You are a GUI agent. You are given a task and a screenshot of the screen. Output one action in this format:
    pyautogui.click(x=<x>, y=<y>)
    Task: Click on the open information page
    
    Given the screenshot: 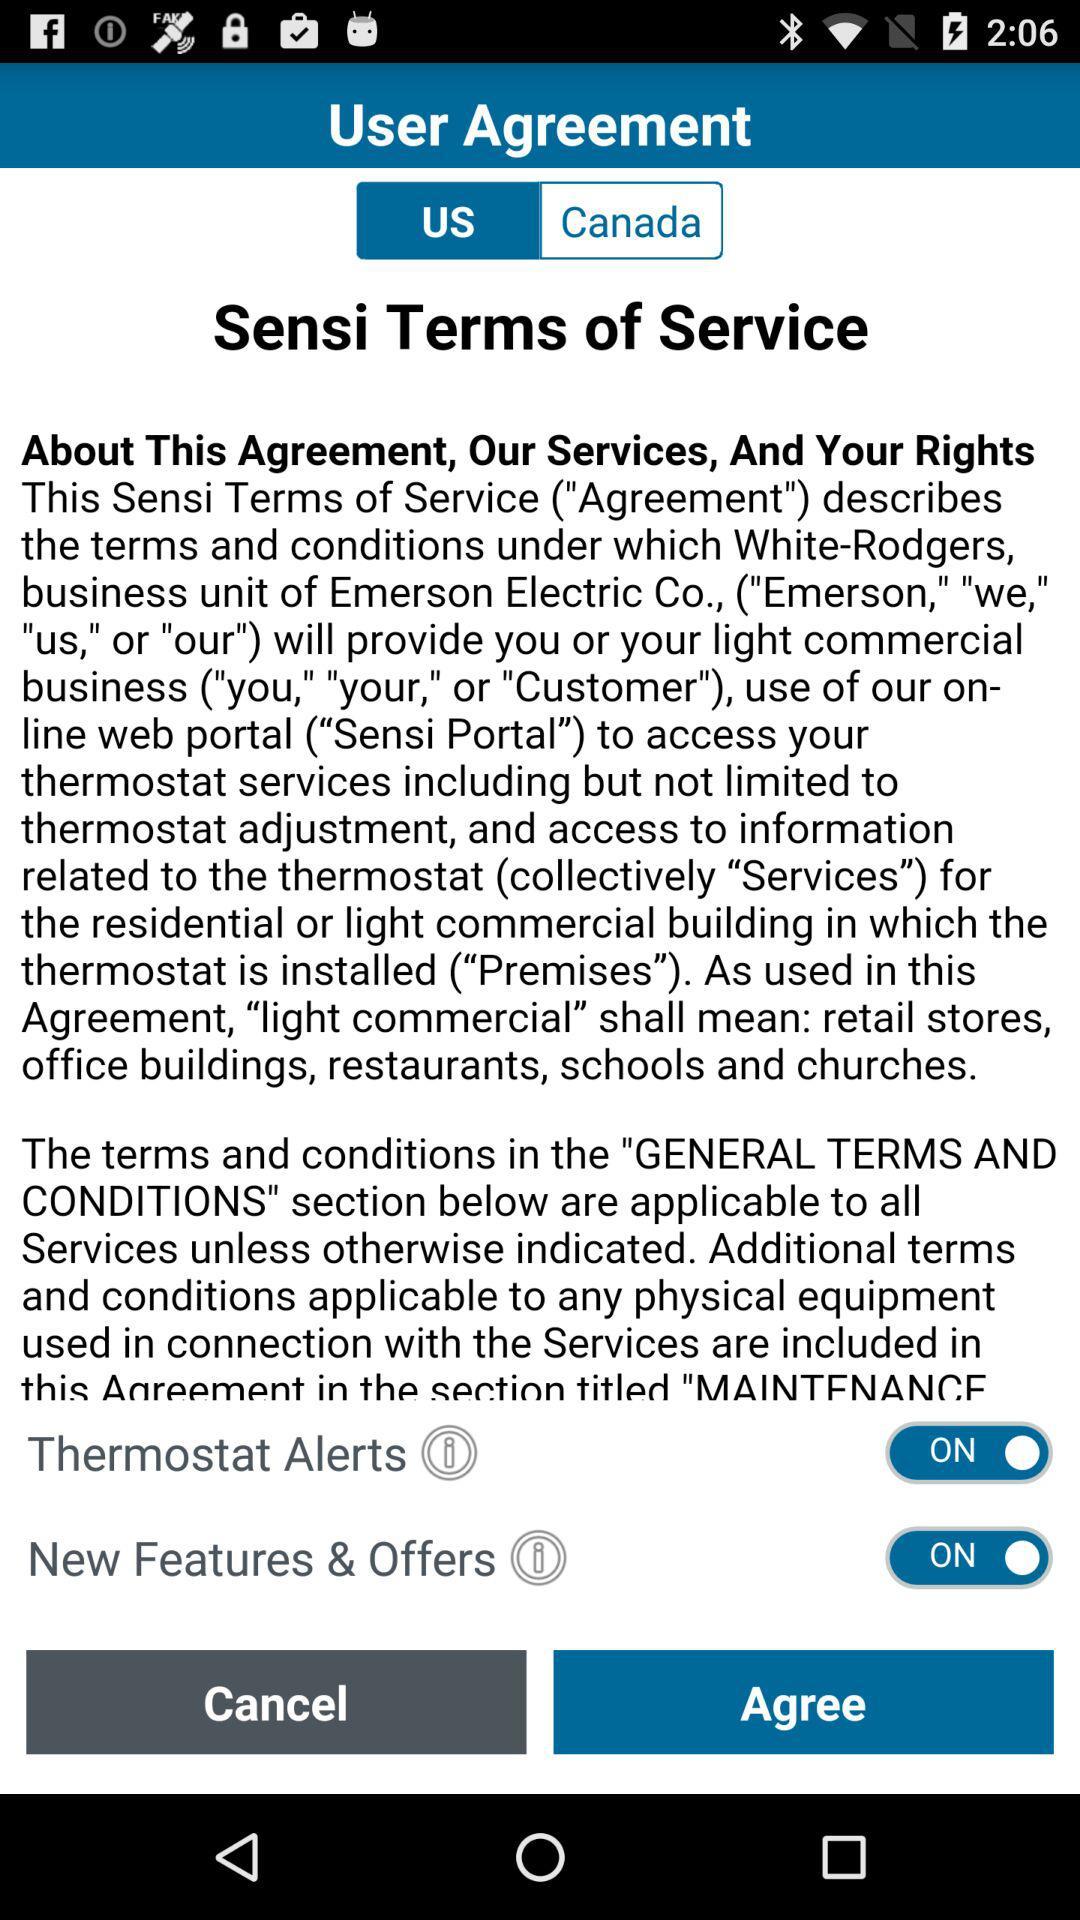 What is the action you would take?
    pyautogui.click(x=537, y=1556)
    